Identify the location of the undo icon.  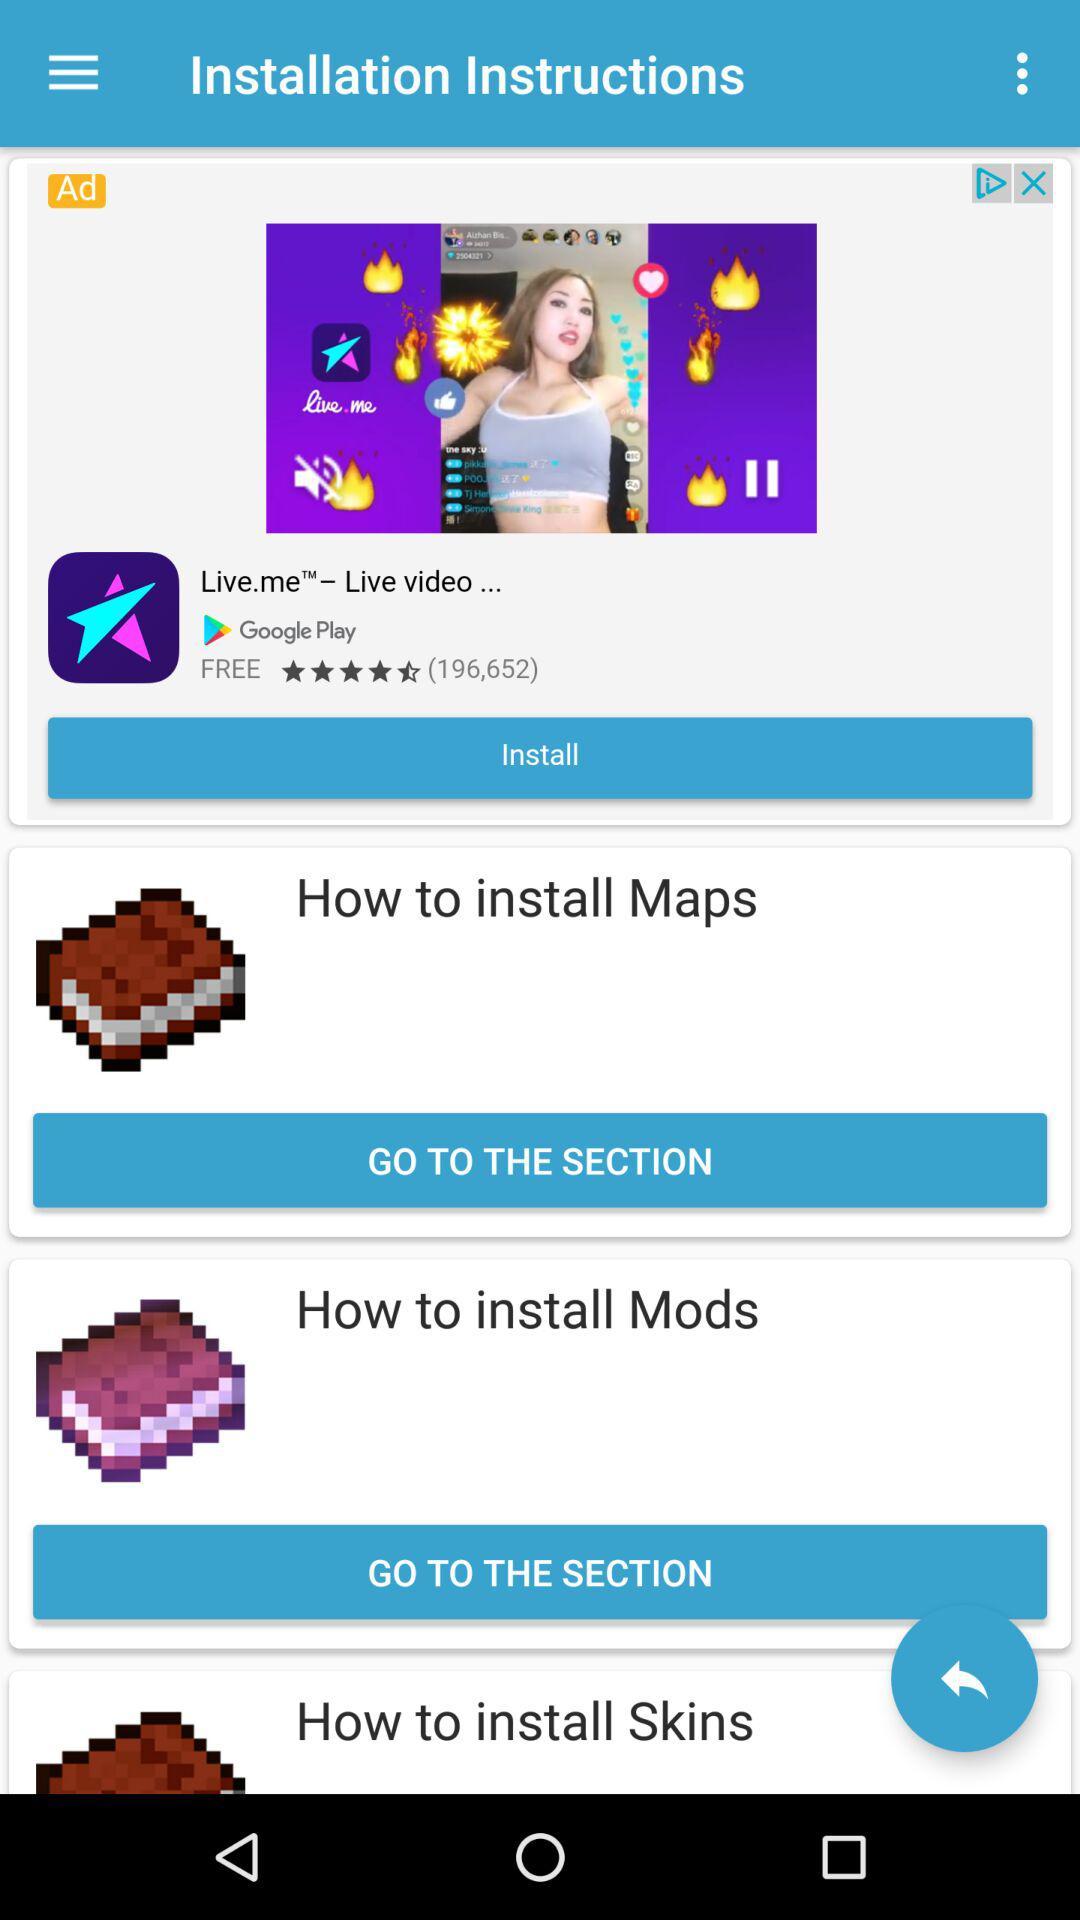
(963, 1678).